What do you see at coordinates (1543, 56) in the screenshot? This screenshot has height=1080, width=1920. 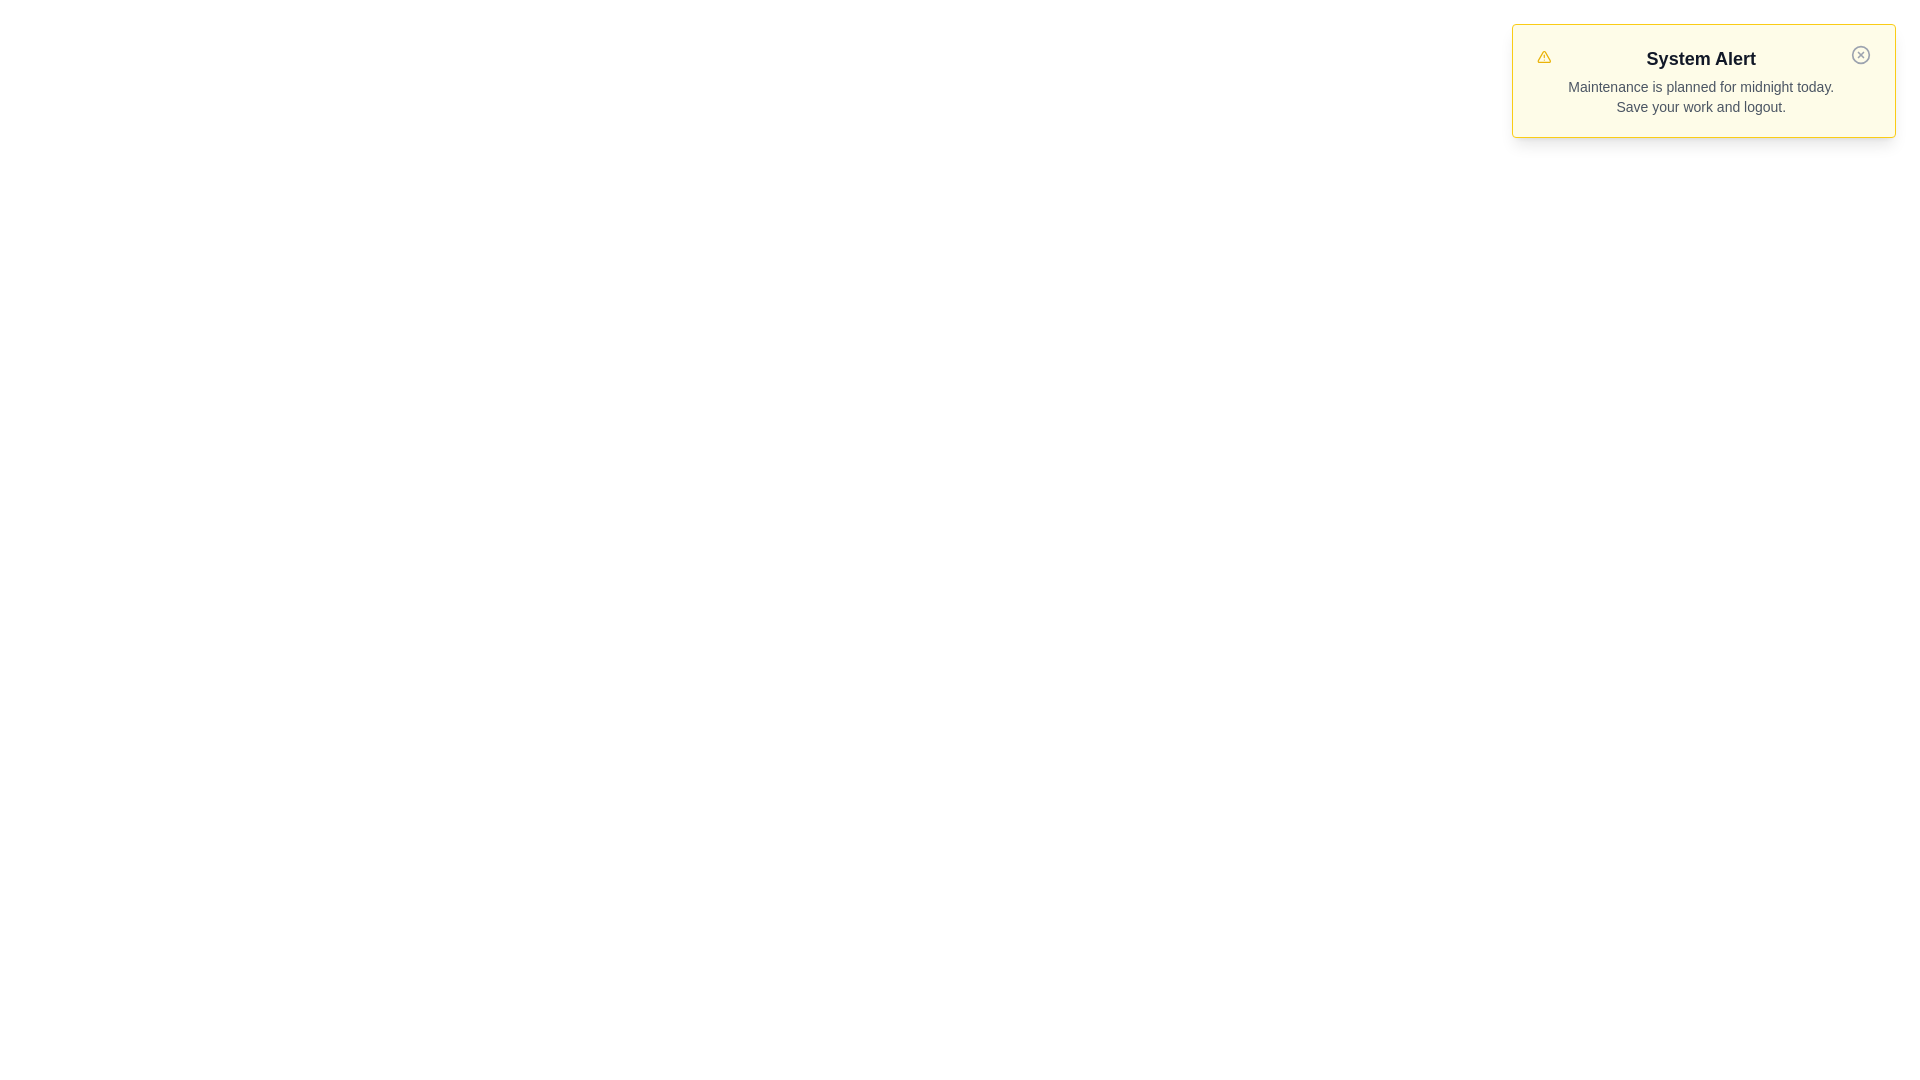 I see `the alert icon to acknowledge the alert` at bounding box center [1543, 56].